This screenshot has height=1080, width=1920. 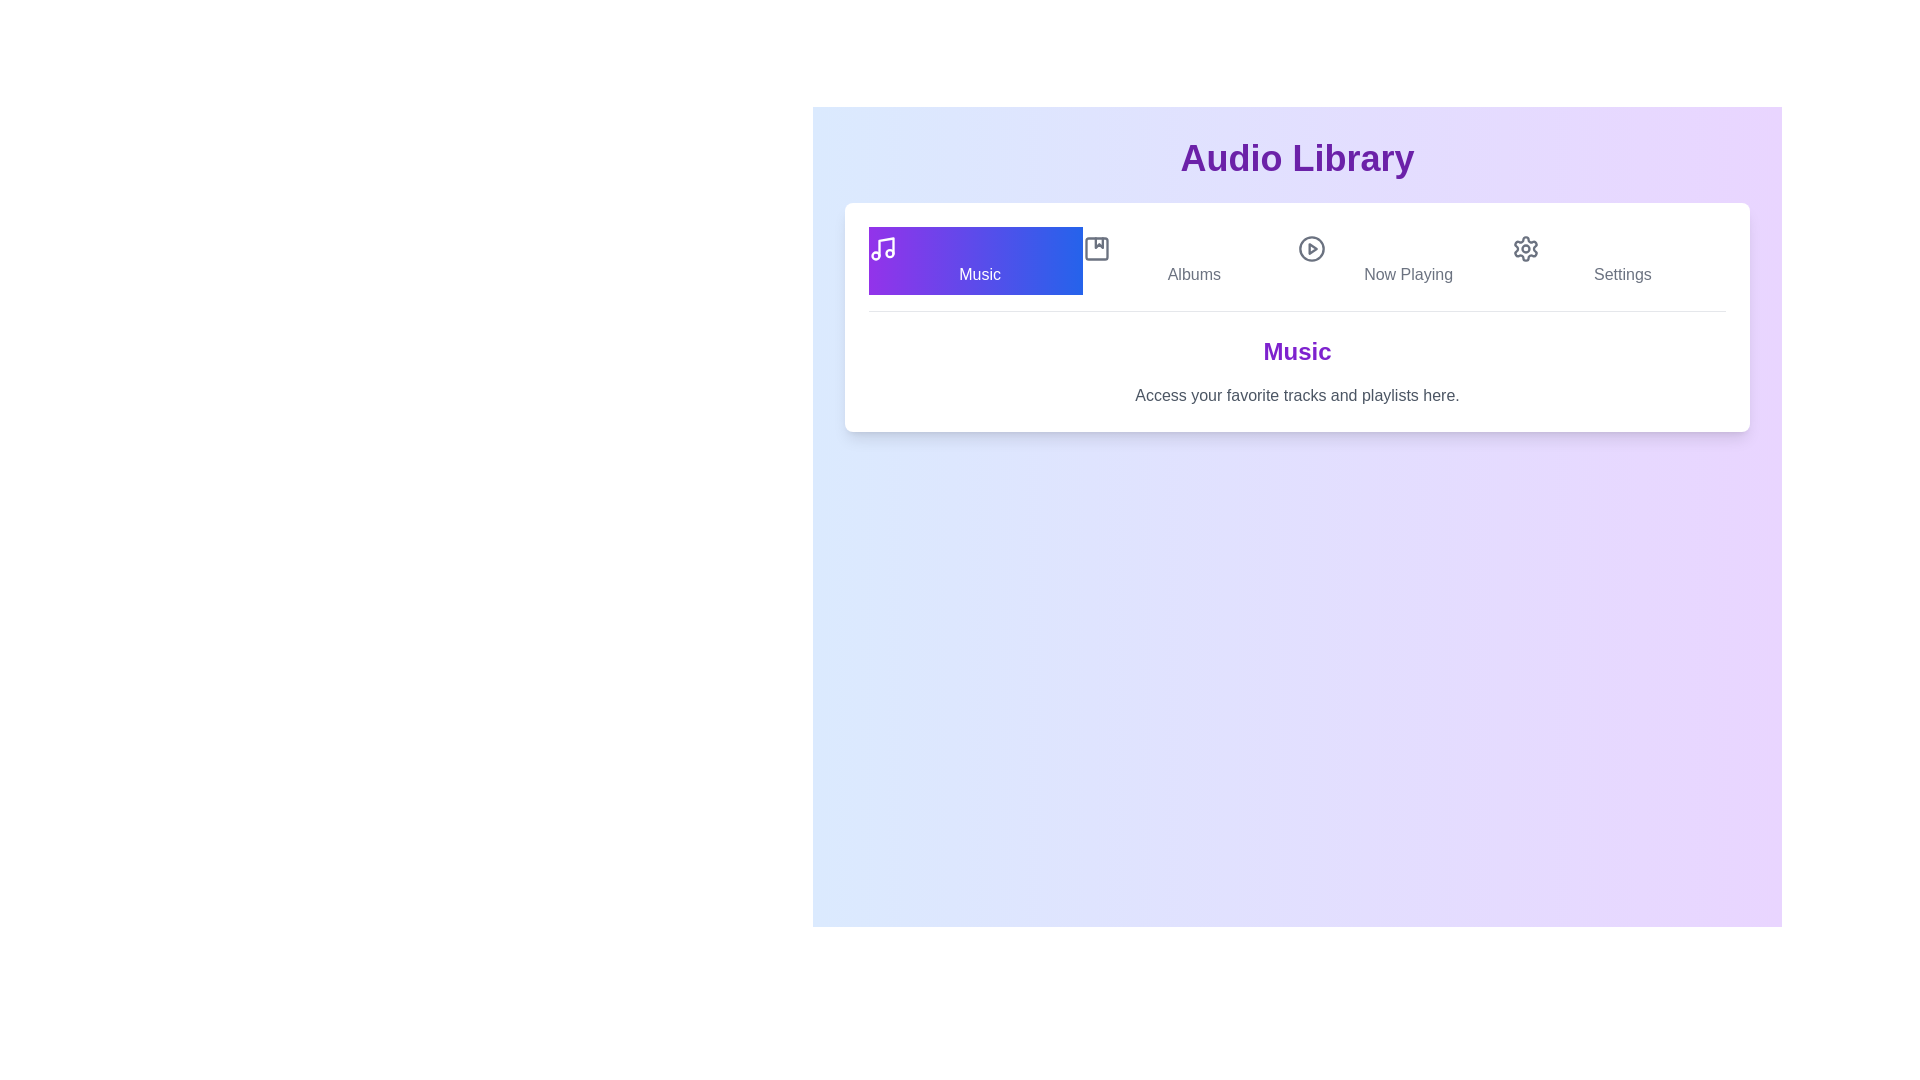 I want to click on the settings icon located, so click(x=1524, y=248).